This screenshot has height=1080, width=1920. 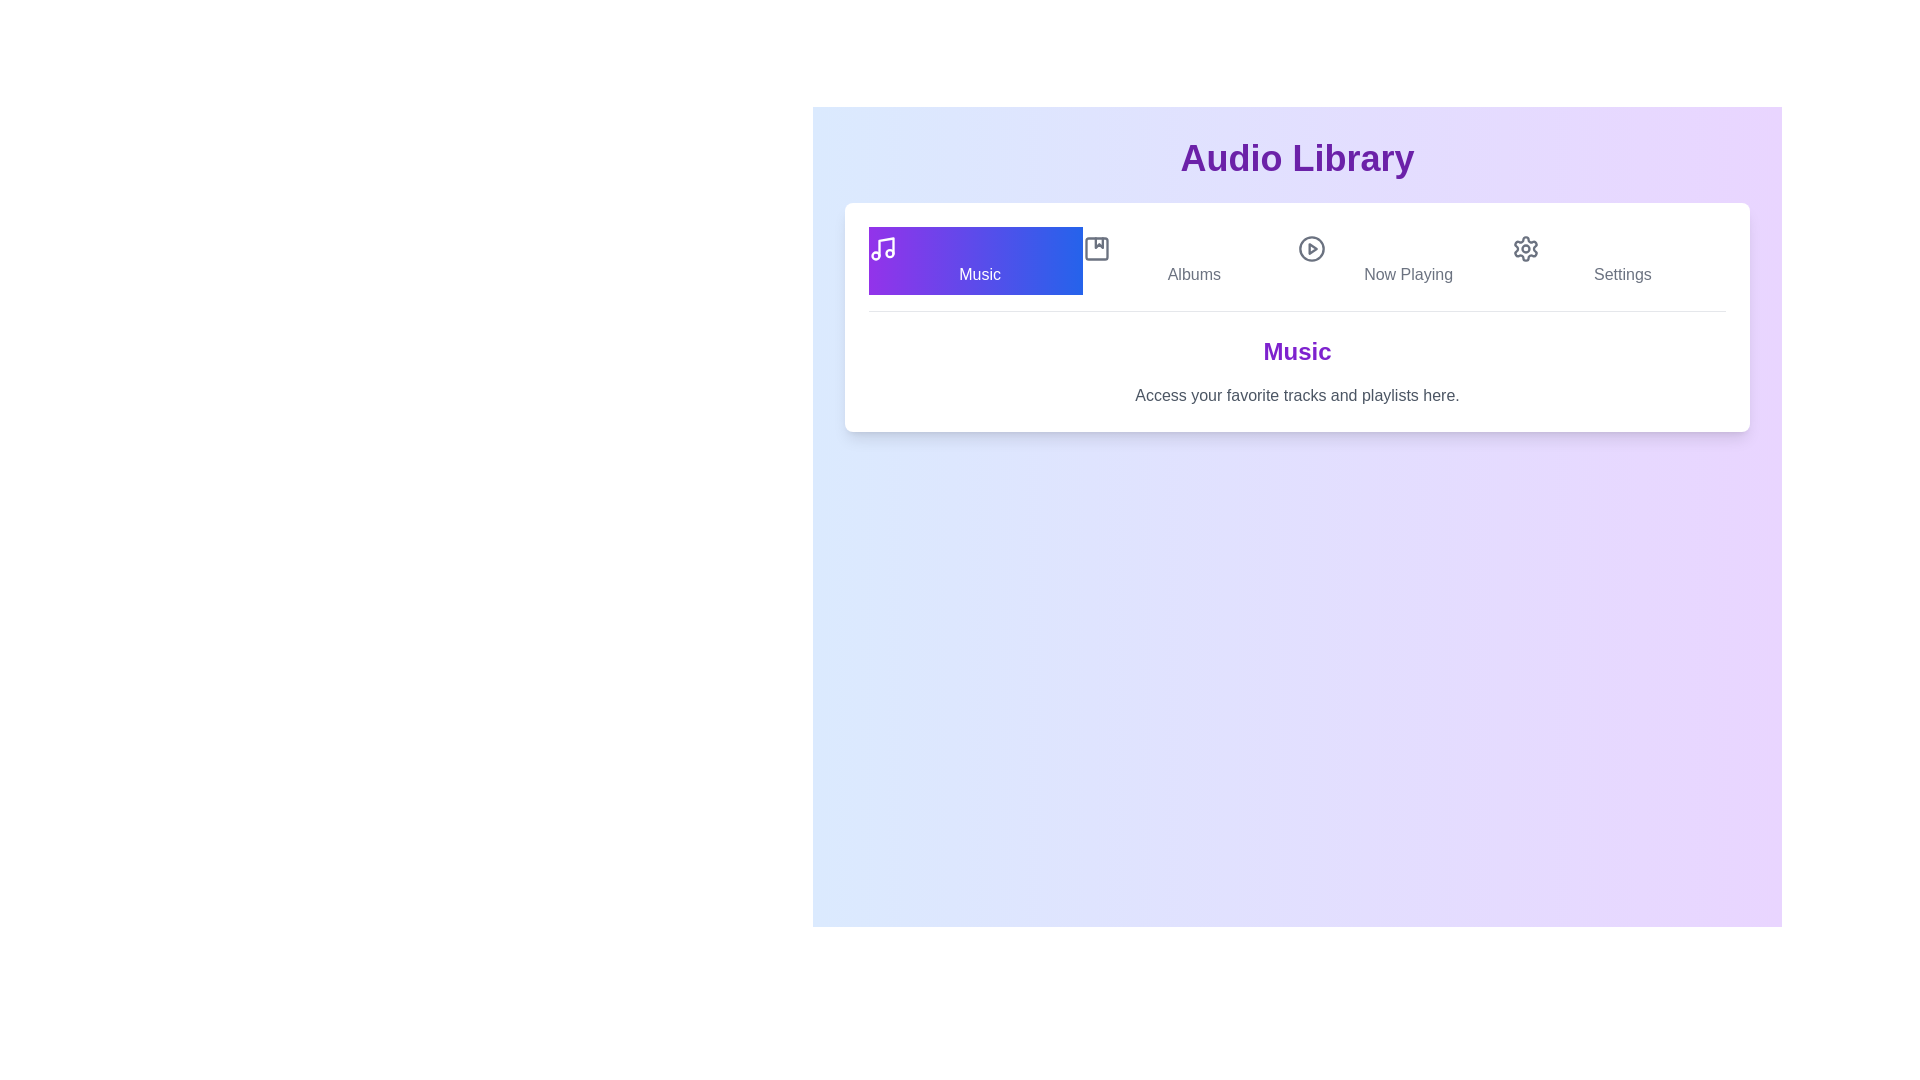 I want to click on the settings icon located, so click(x=1524, y=248).